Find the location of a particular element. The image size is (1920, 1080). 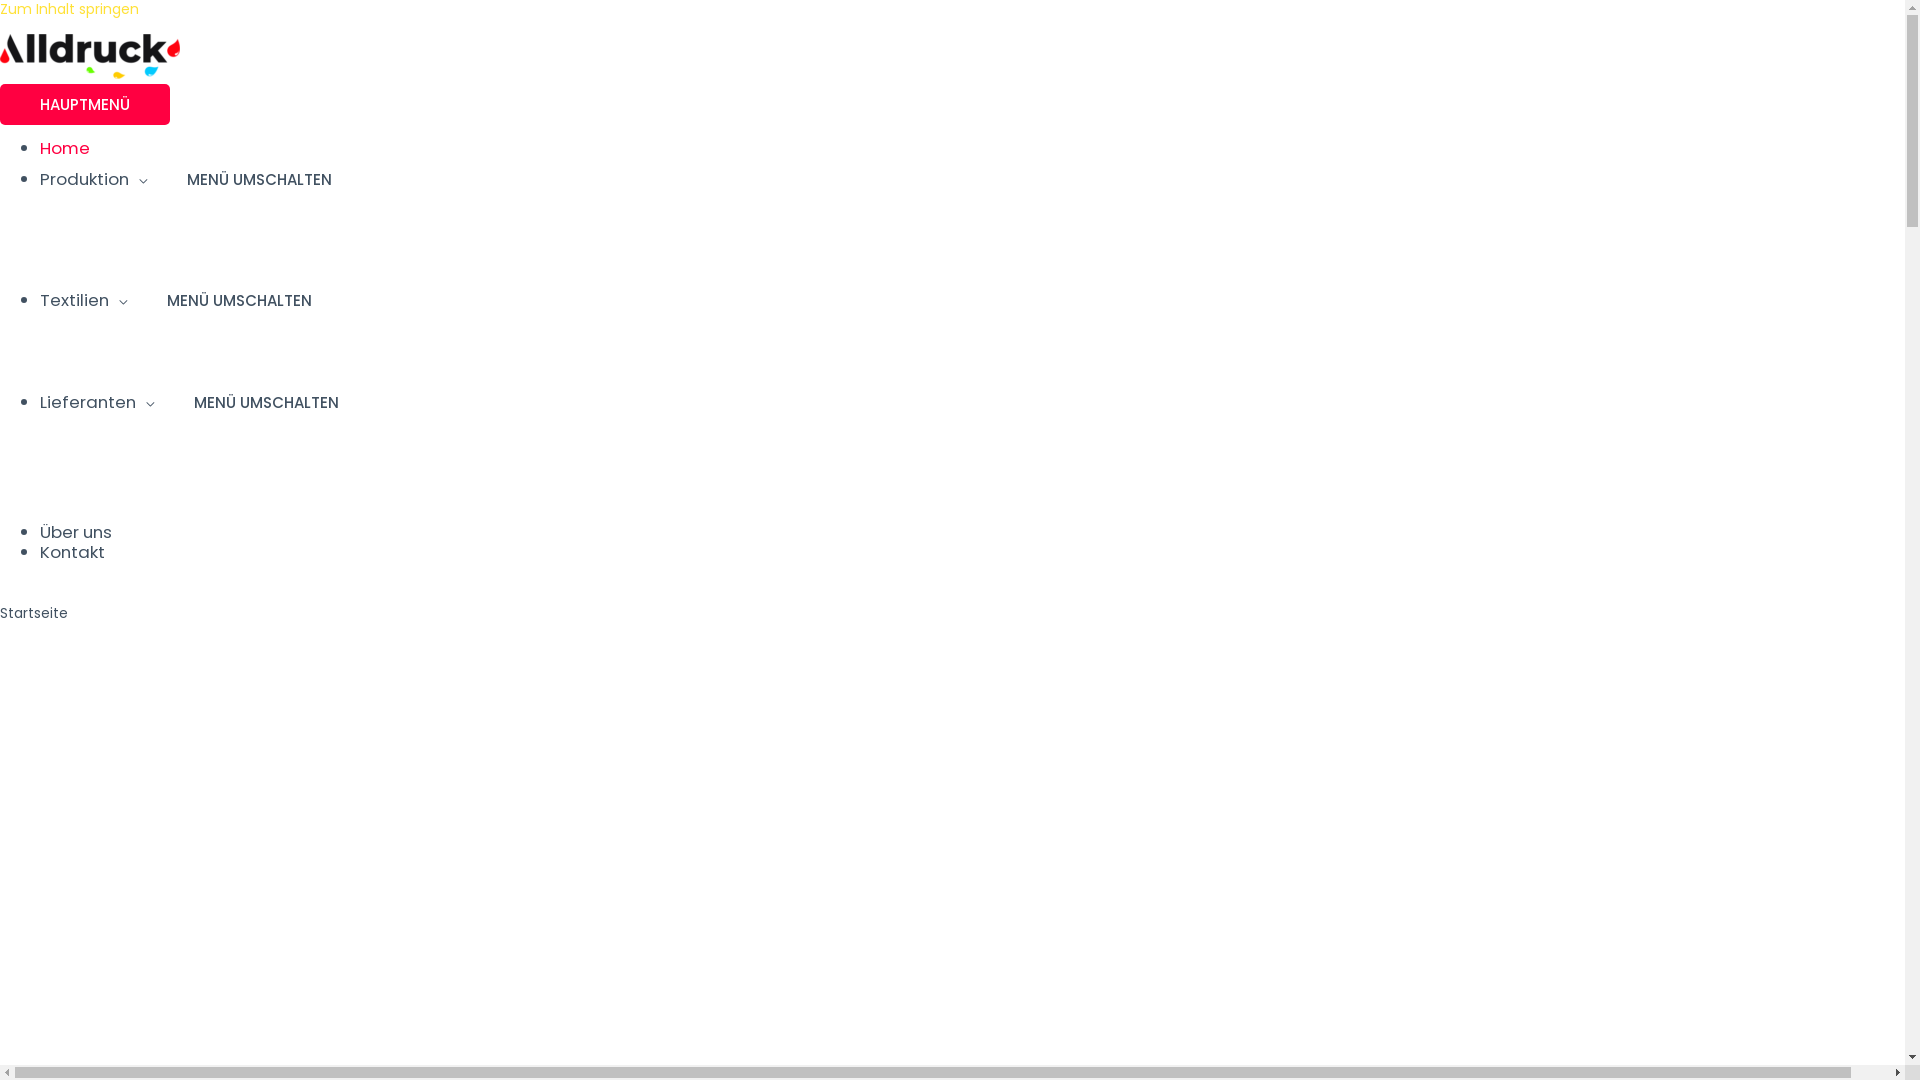

'Kontakt' is located at coordinates (72, 551).